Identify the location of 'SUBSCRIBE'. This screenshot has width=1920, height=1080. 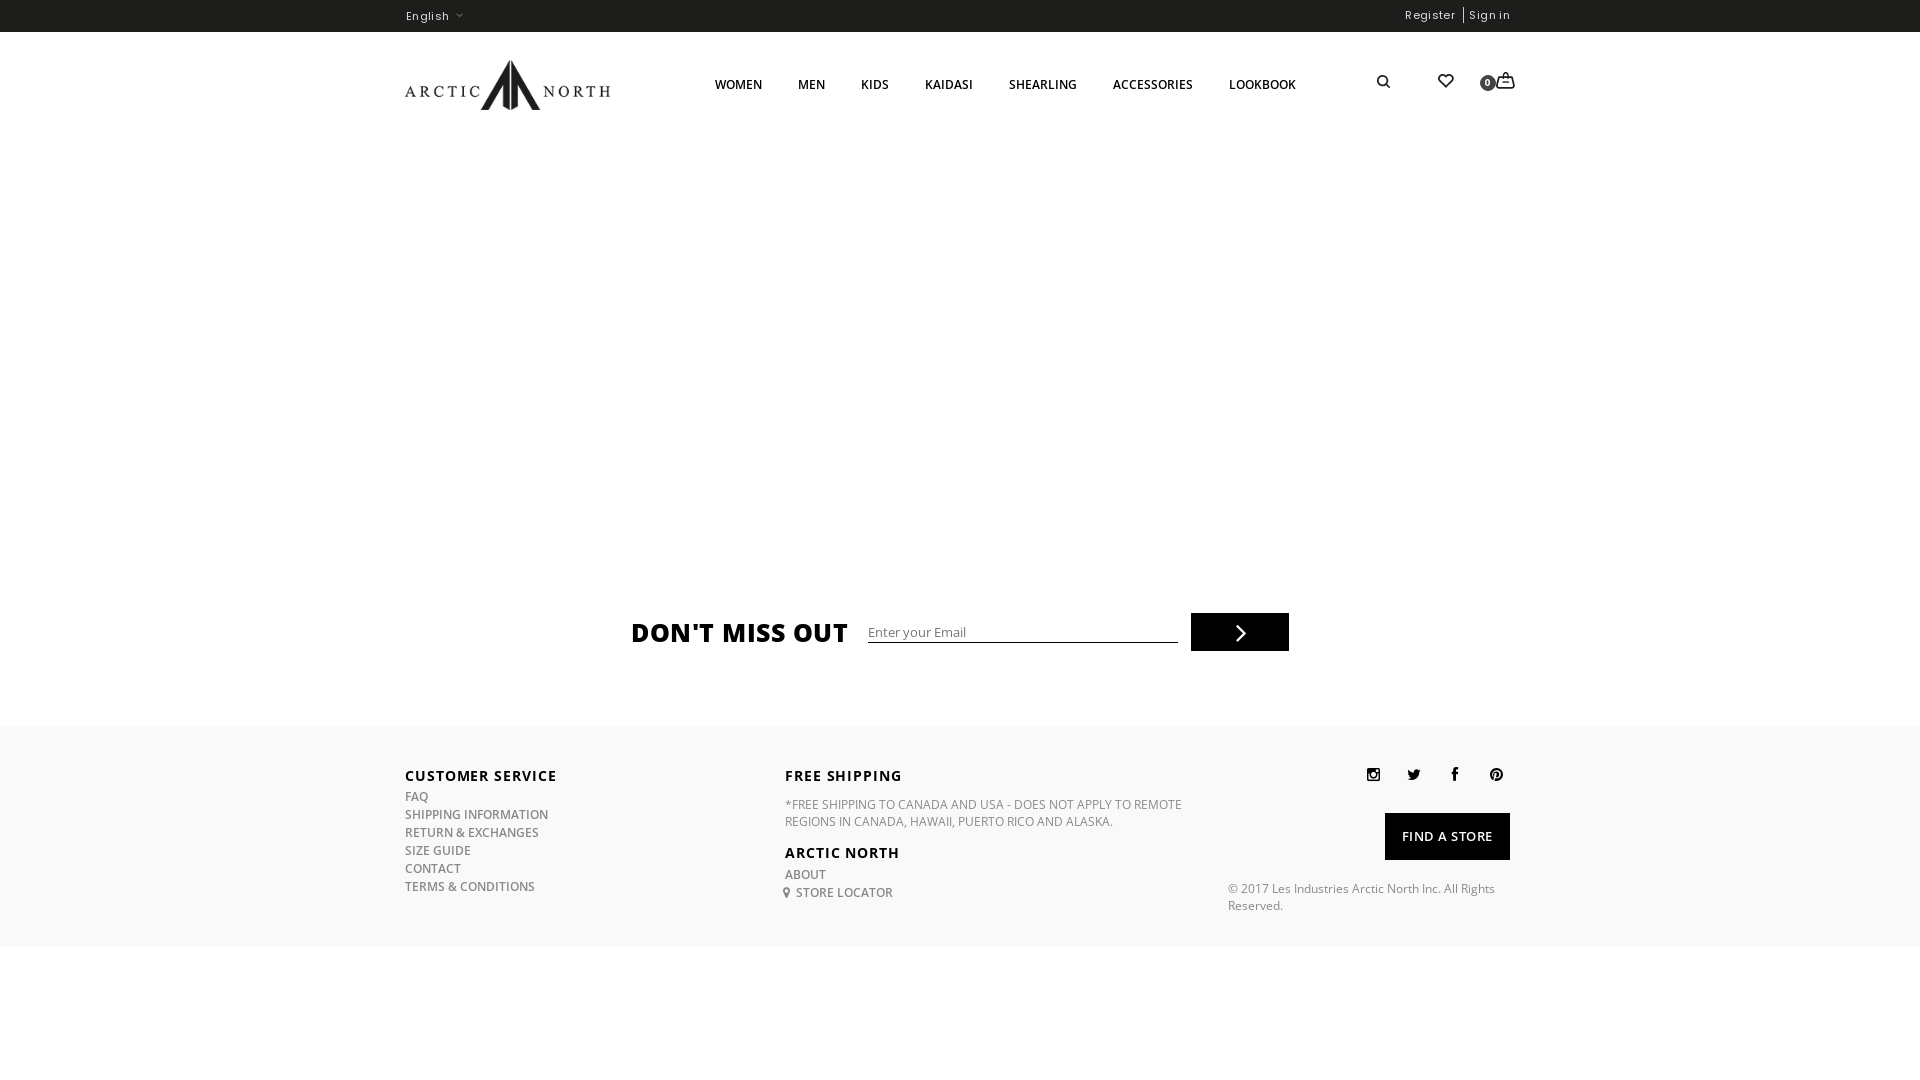
(1238, 632).